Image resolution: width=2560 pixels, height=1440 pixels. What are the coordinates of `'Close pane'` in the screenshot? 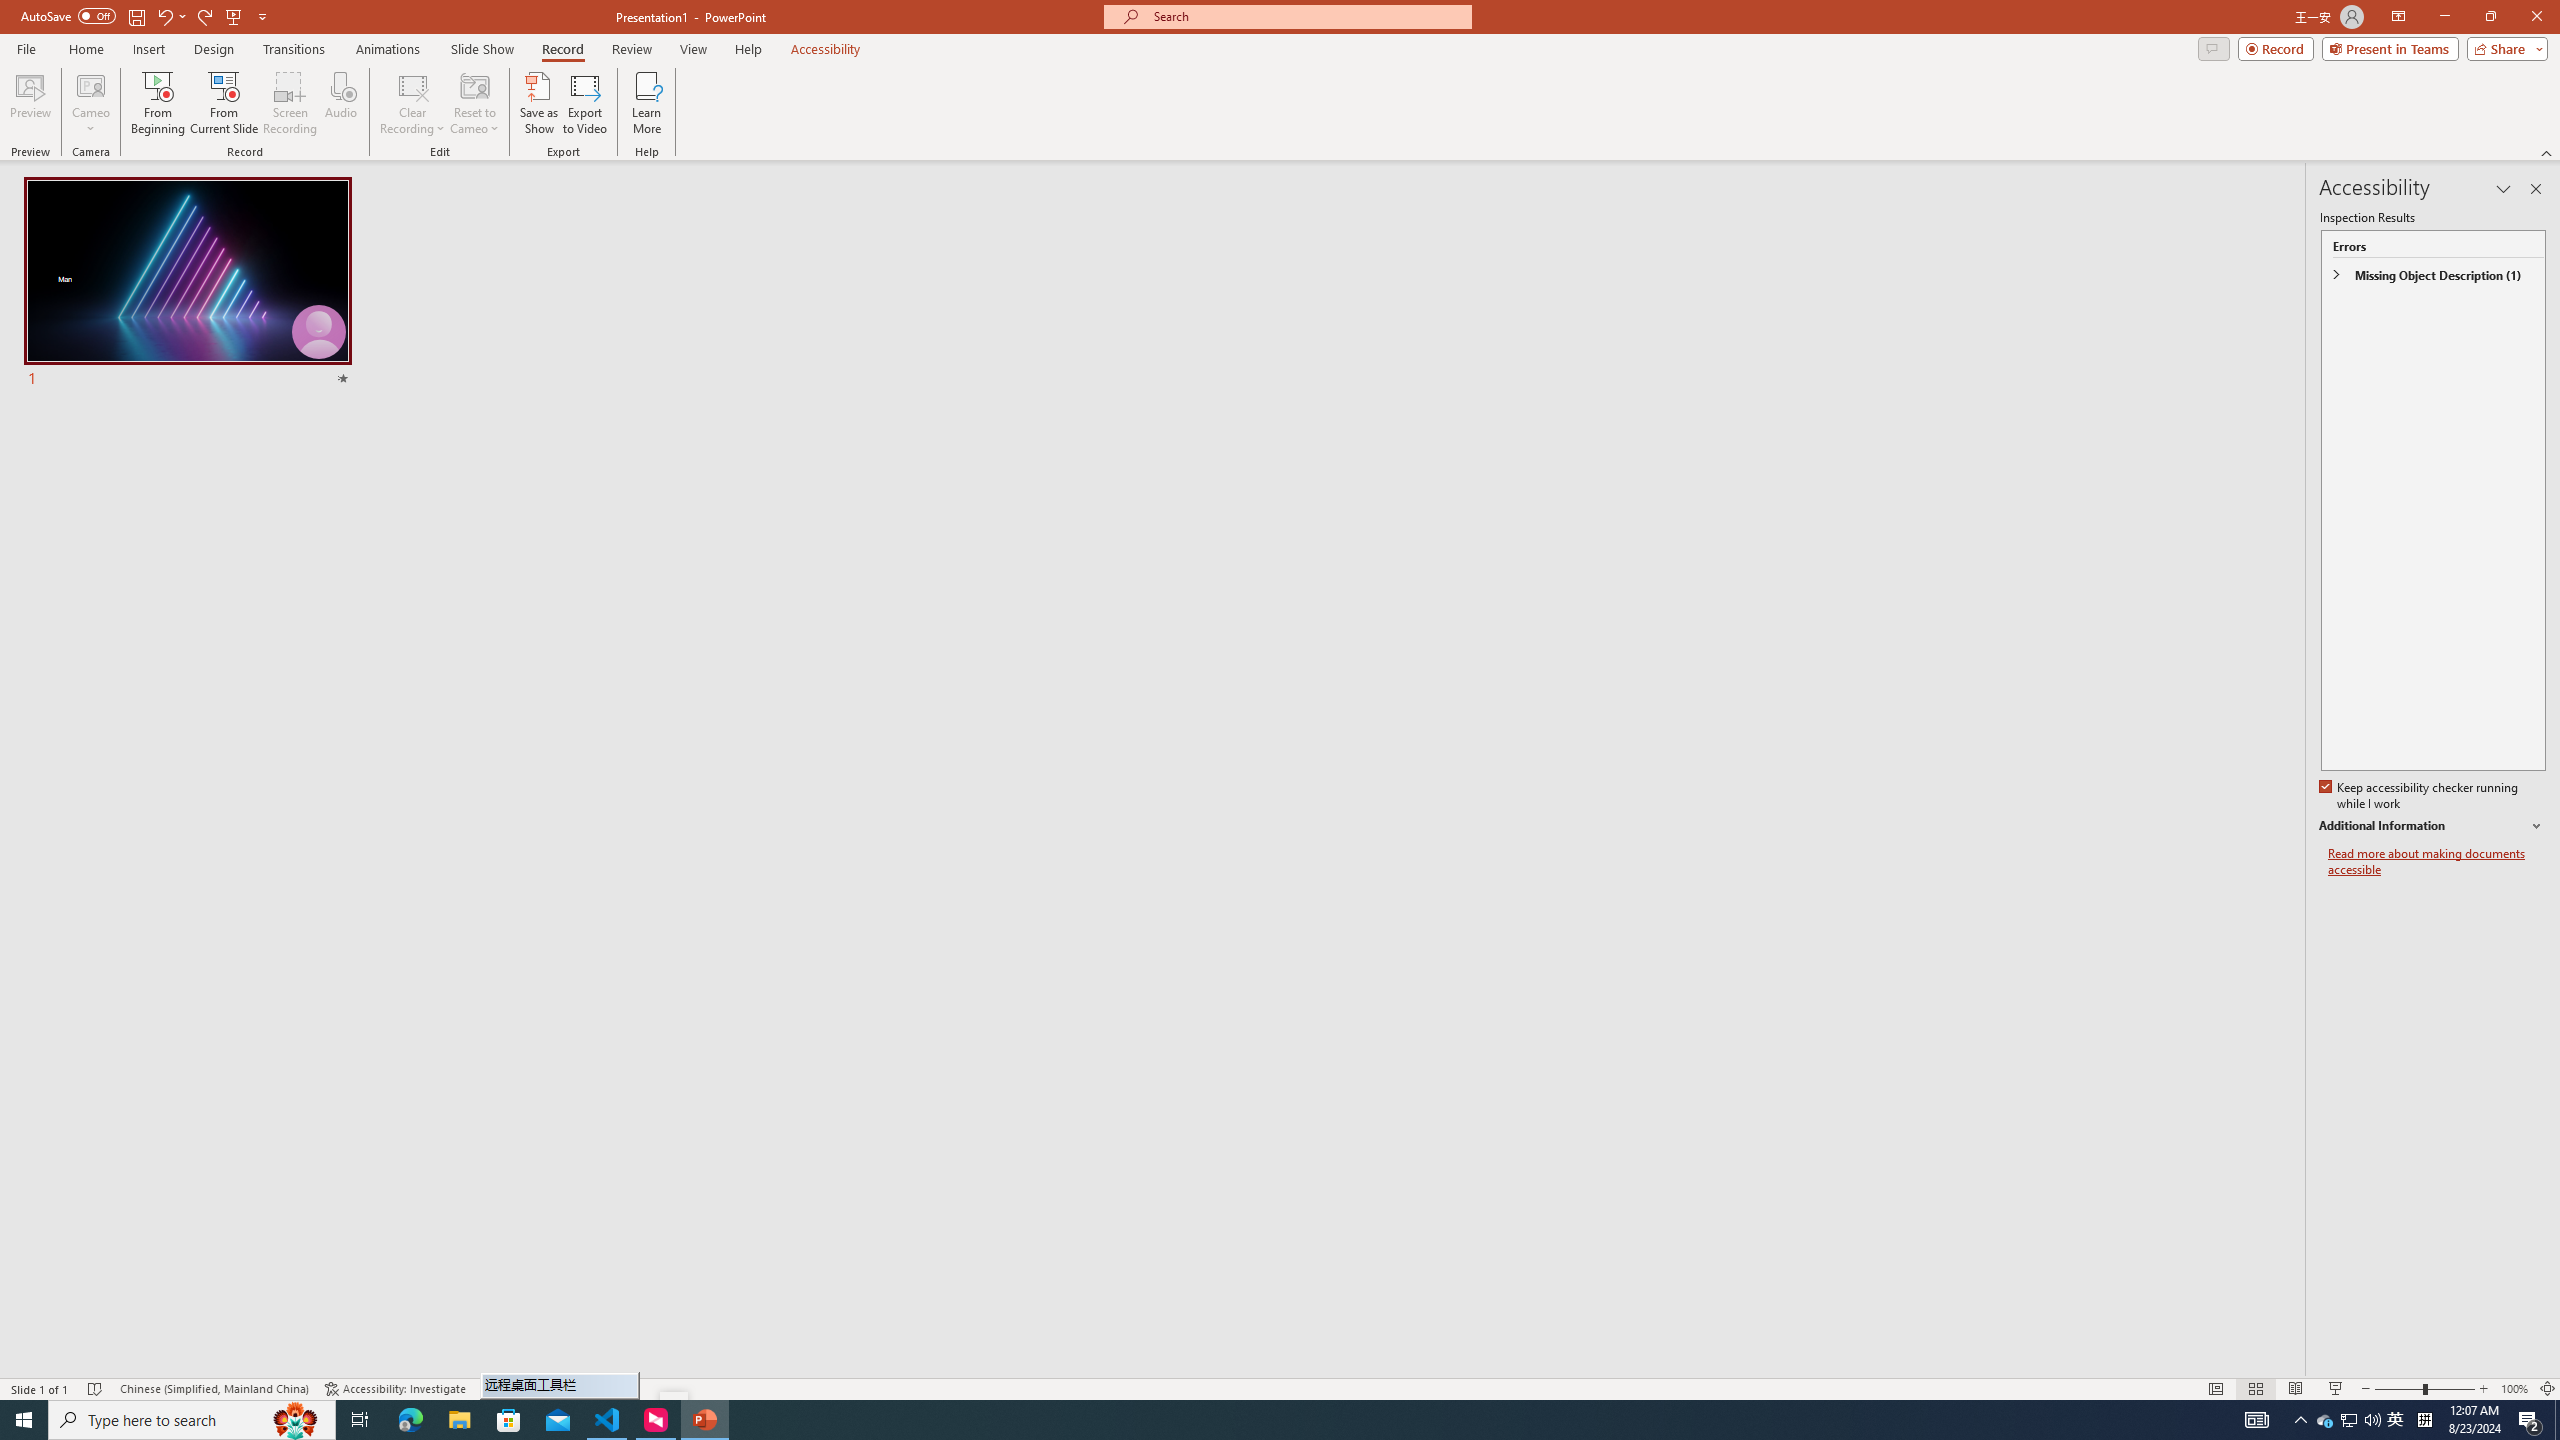 It's located at (2535, 188).